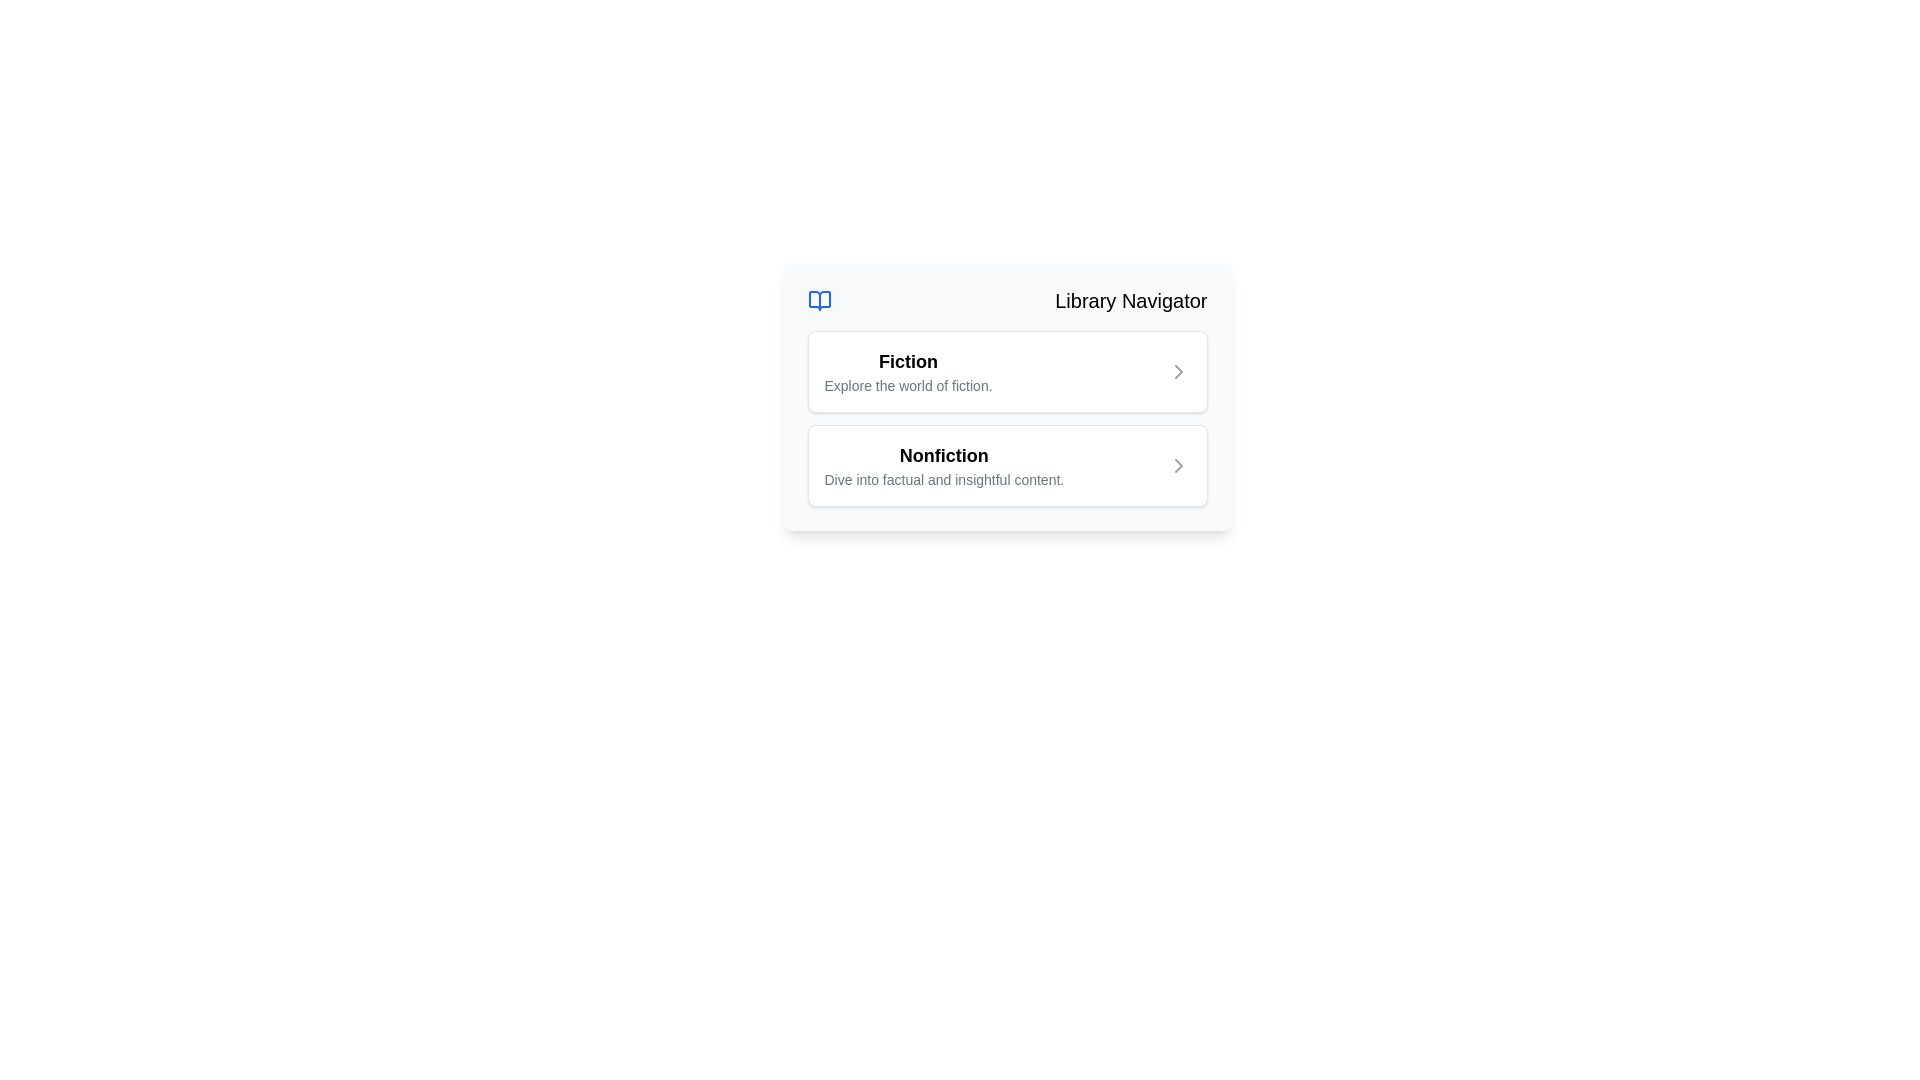  I want to click on the text label element displaying 'Nonfiction', which is styled in bold and larger font, positioned above the descriptive text and centrally aligned within its section, so click(943, 455).